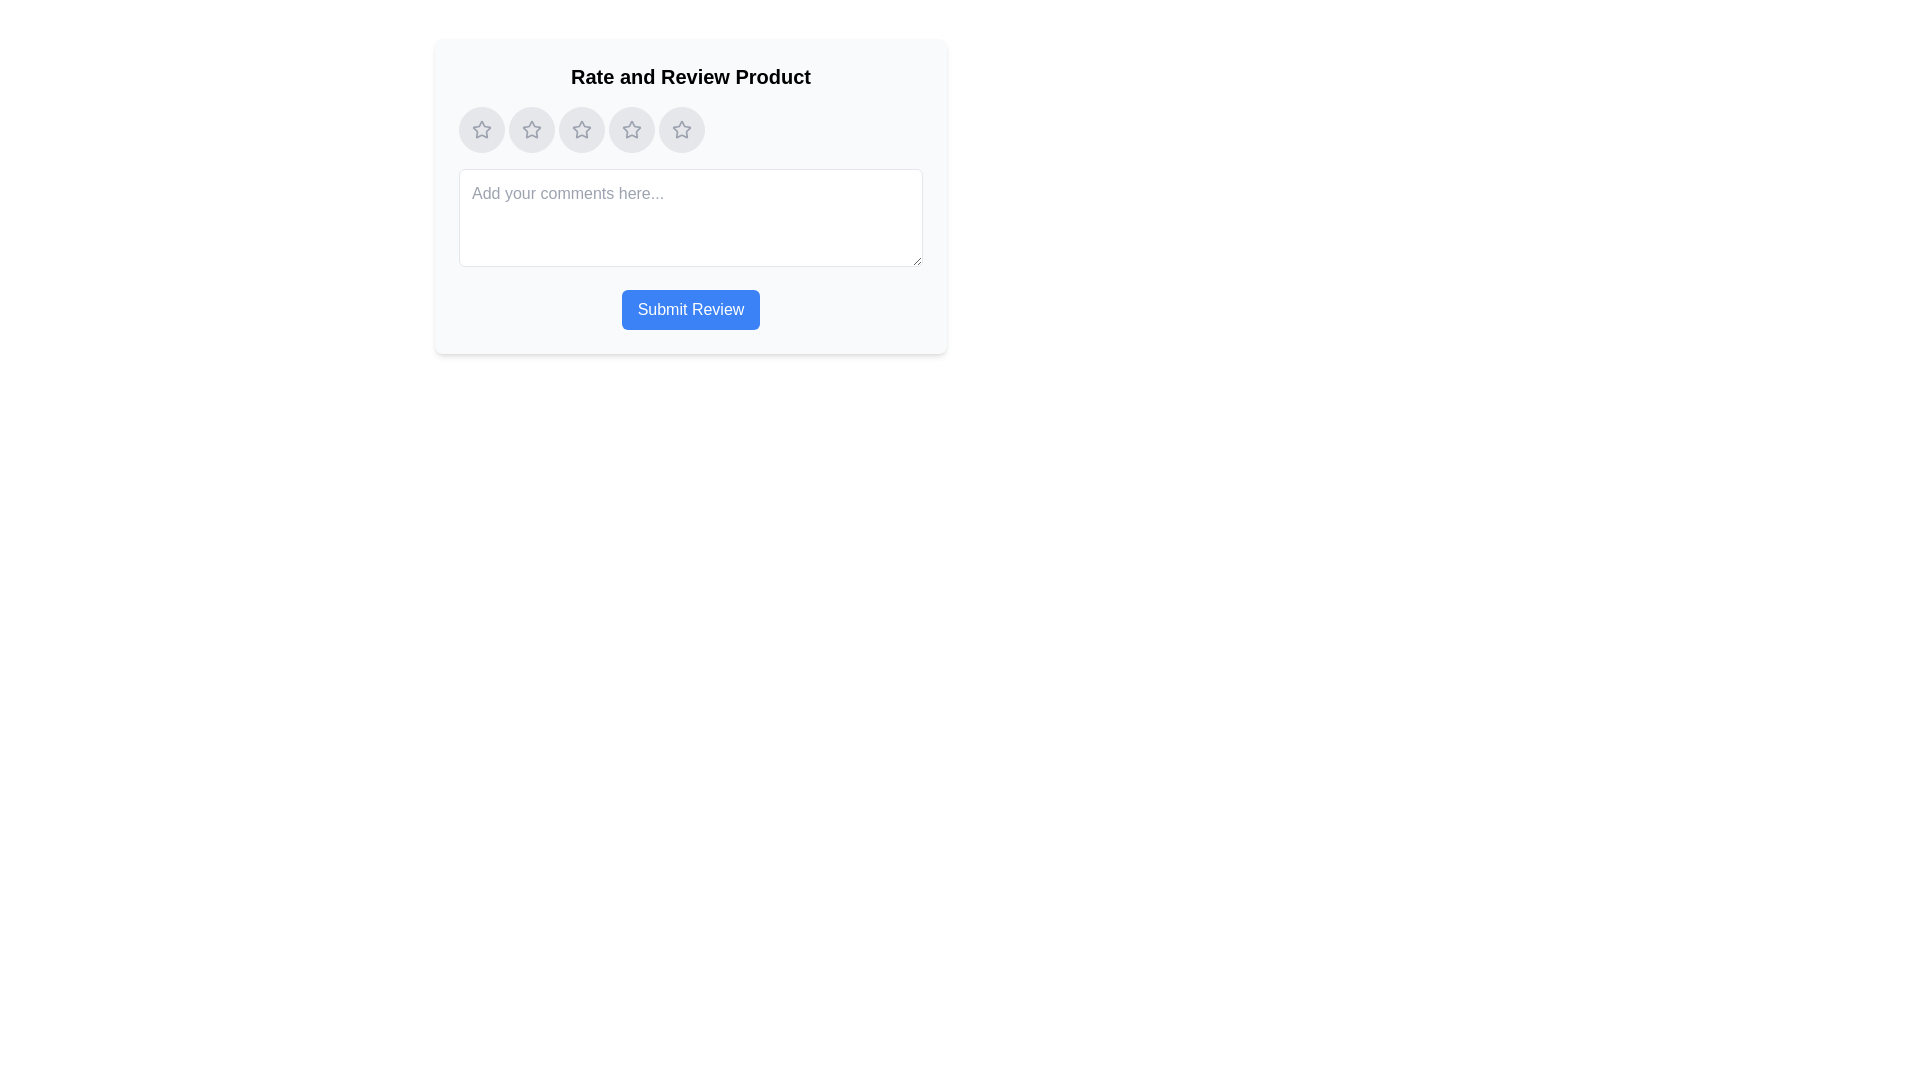  Describe the element at coordinates (532, 130) in the screenshot. I see `the second rating star in the five-star rating system under the 'Rate and Review Product' header` at that location.